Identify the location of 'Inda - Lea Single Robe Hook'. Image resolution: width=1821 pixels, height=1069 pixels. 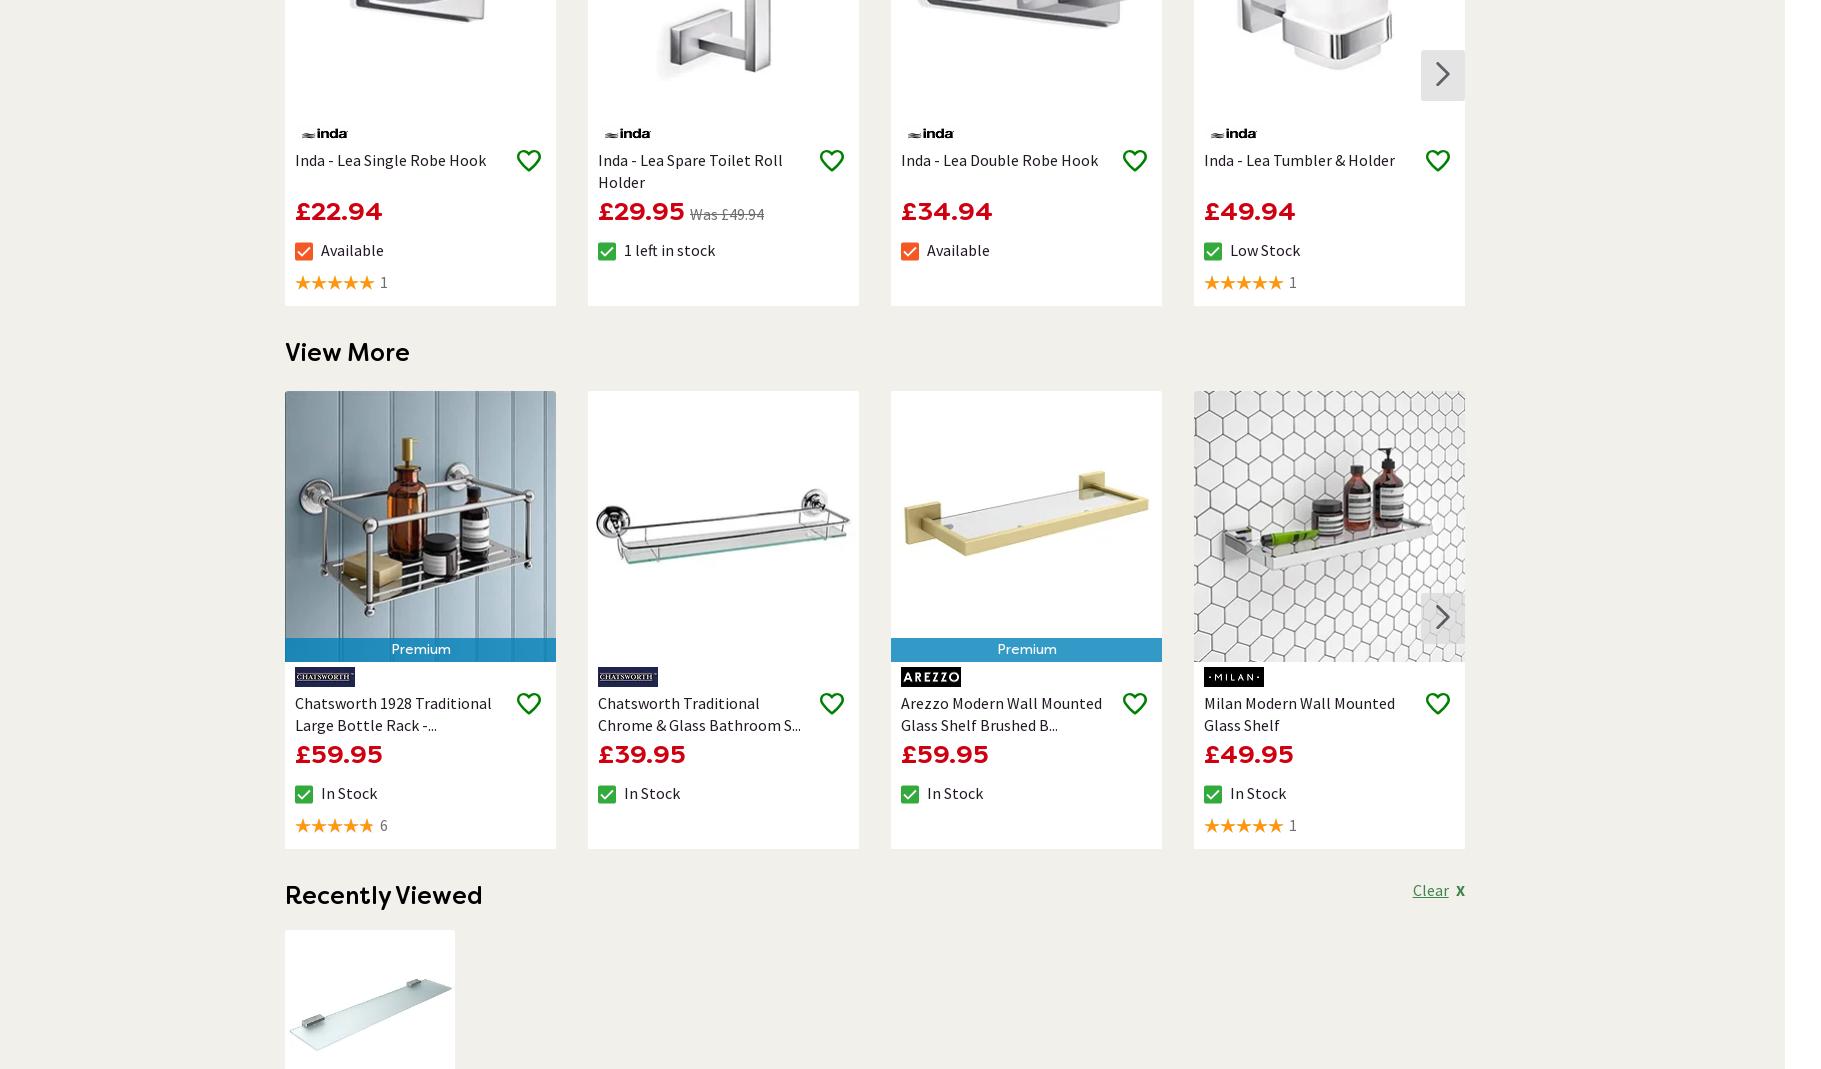
(388, 158).